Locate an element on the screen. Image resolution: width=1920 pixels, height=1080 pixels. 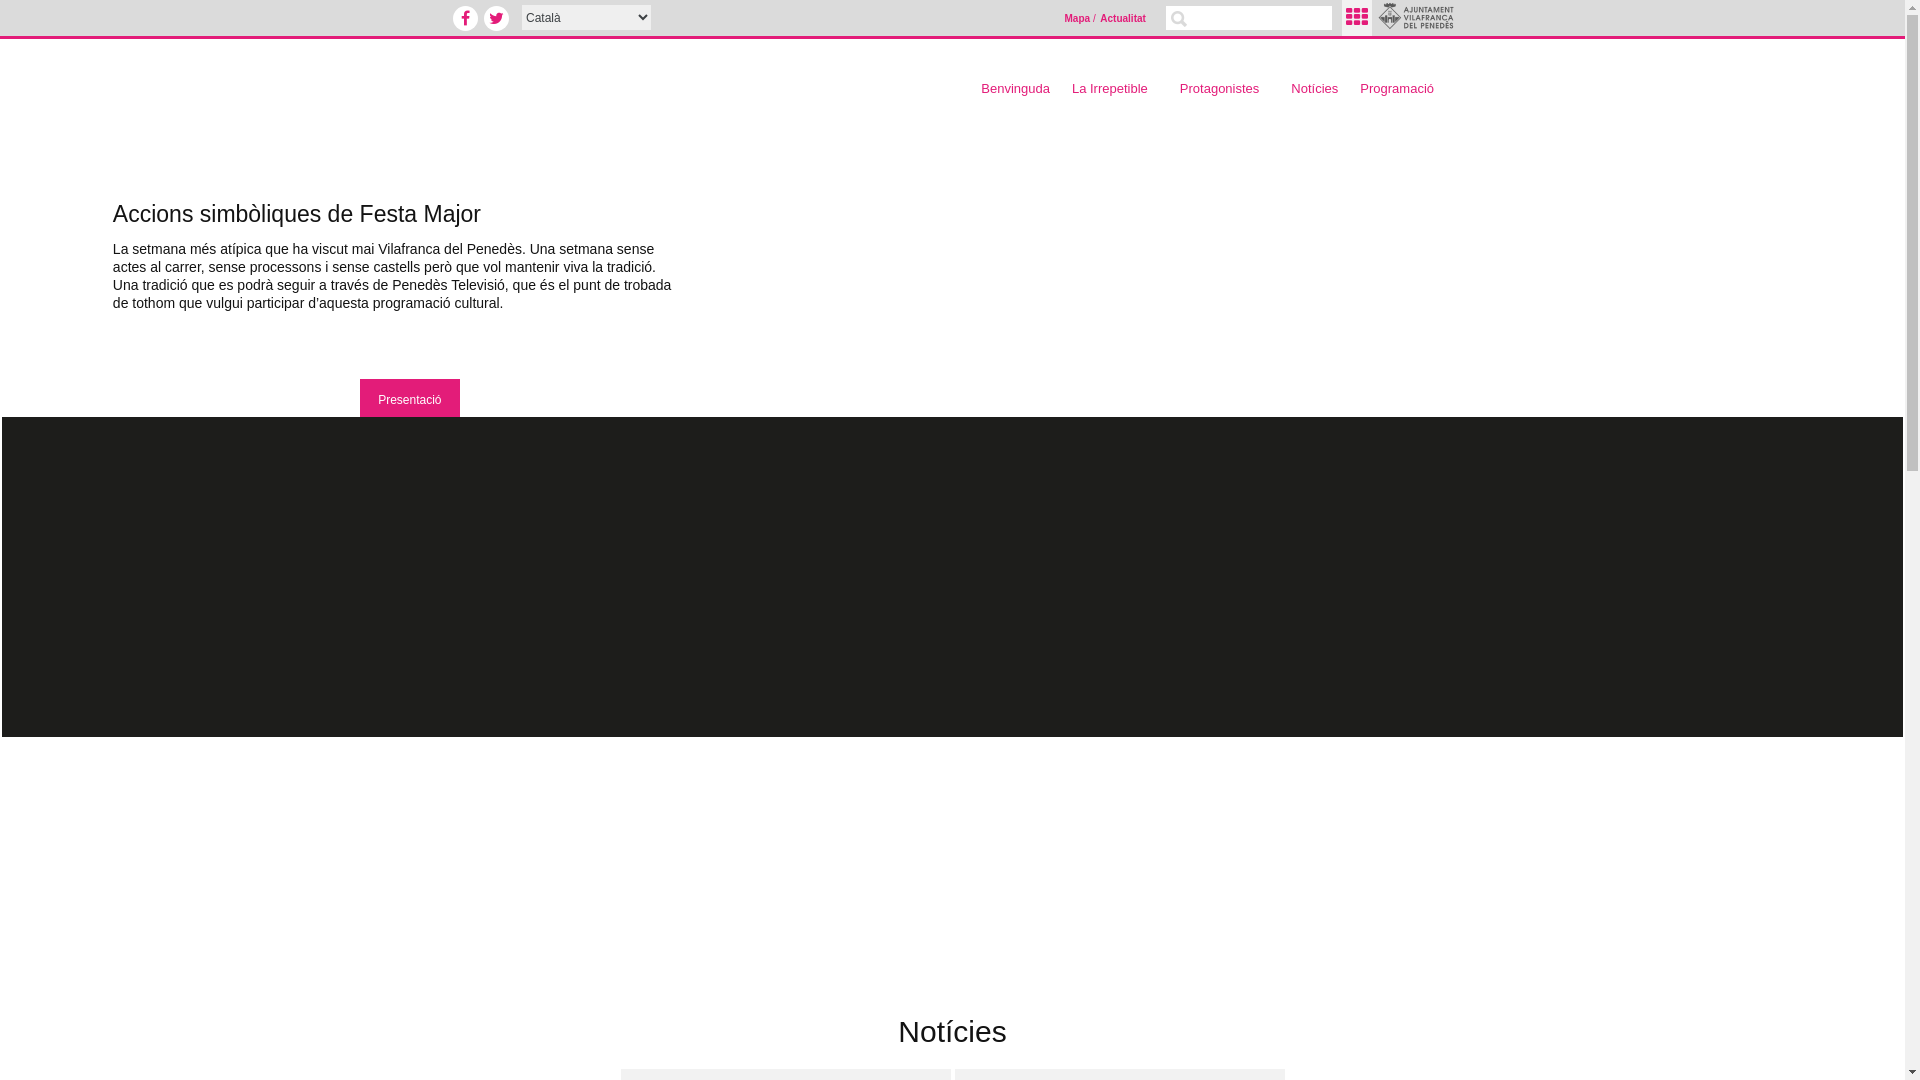
'Protagonistes' is located at coordinates (1175, 87).